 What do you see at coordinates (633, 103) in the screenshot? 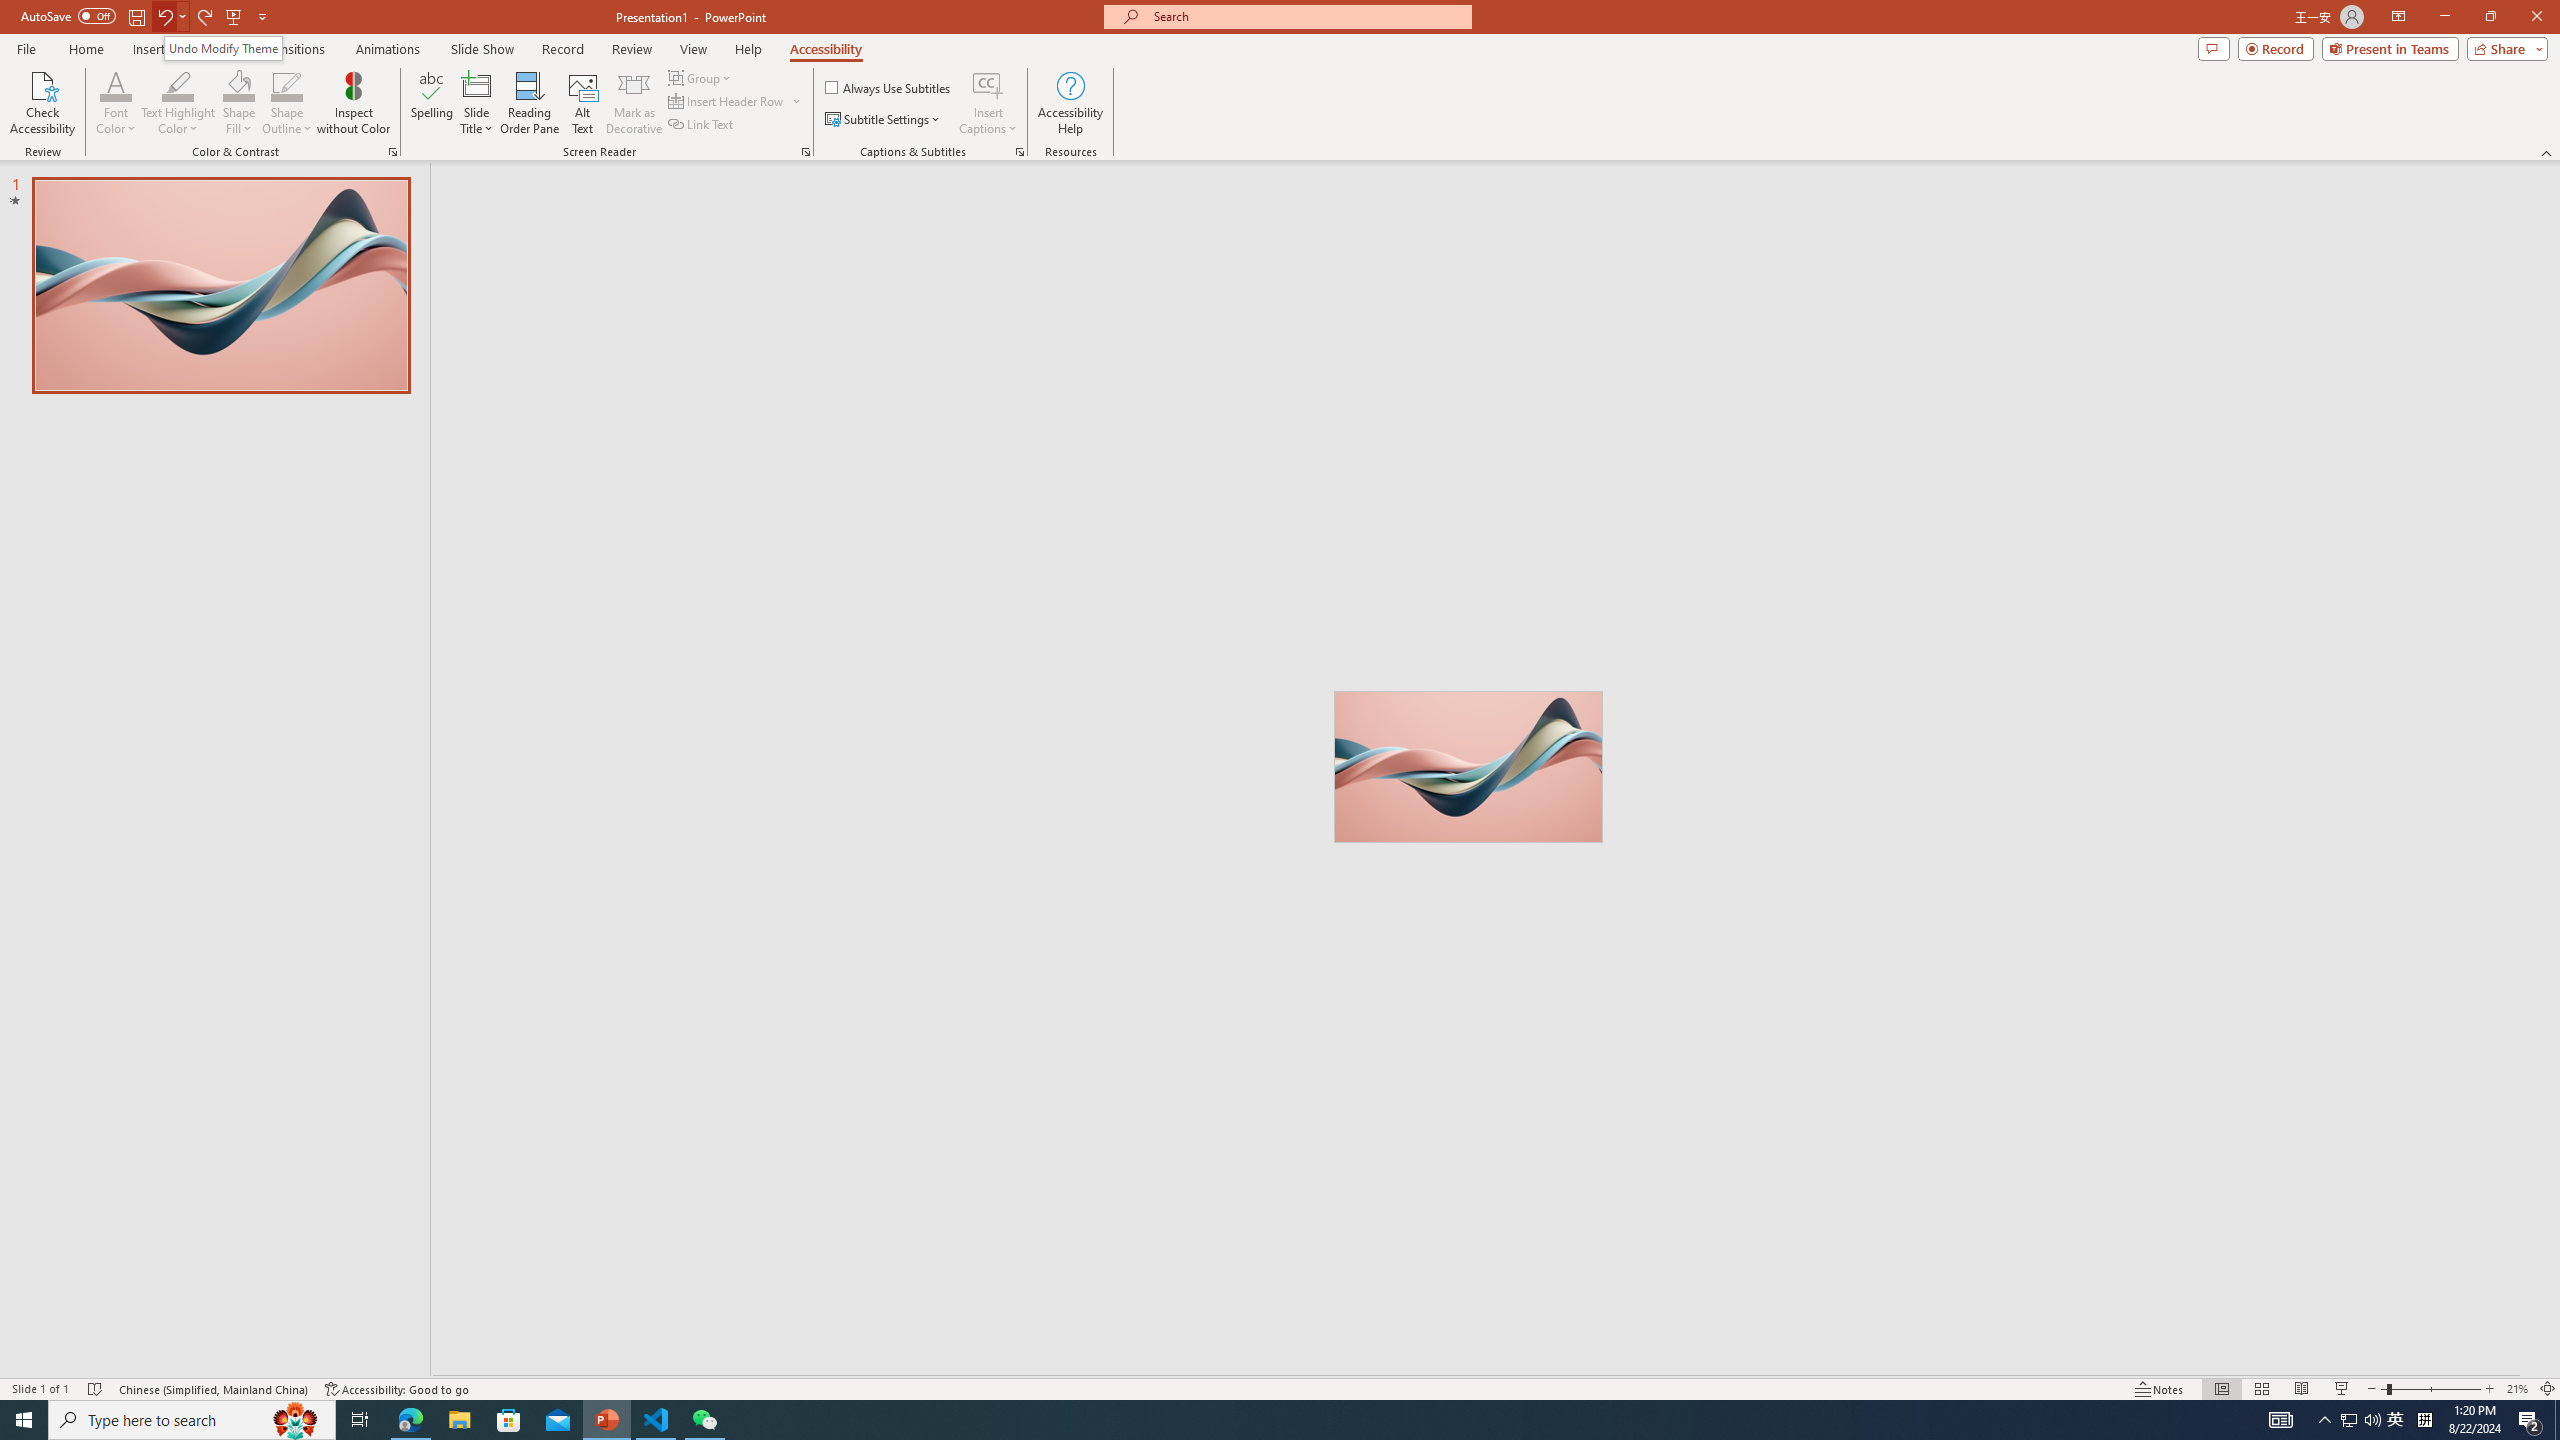
I see `'Mark as Decorative'` at bounding box center [633, 103].